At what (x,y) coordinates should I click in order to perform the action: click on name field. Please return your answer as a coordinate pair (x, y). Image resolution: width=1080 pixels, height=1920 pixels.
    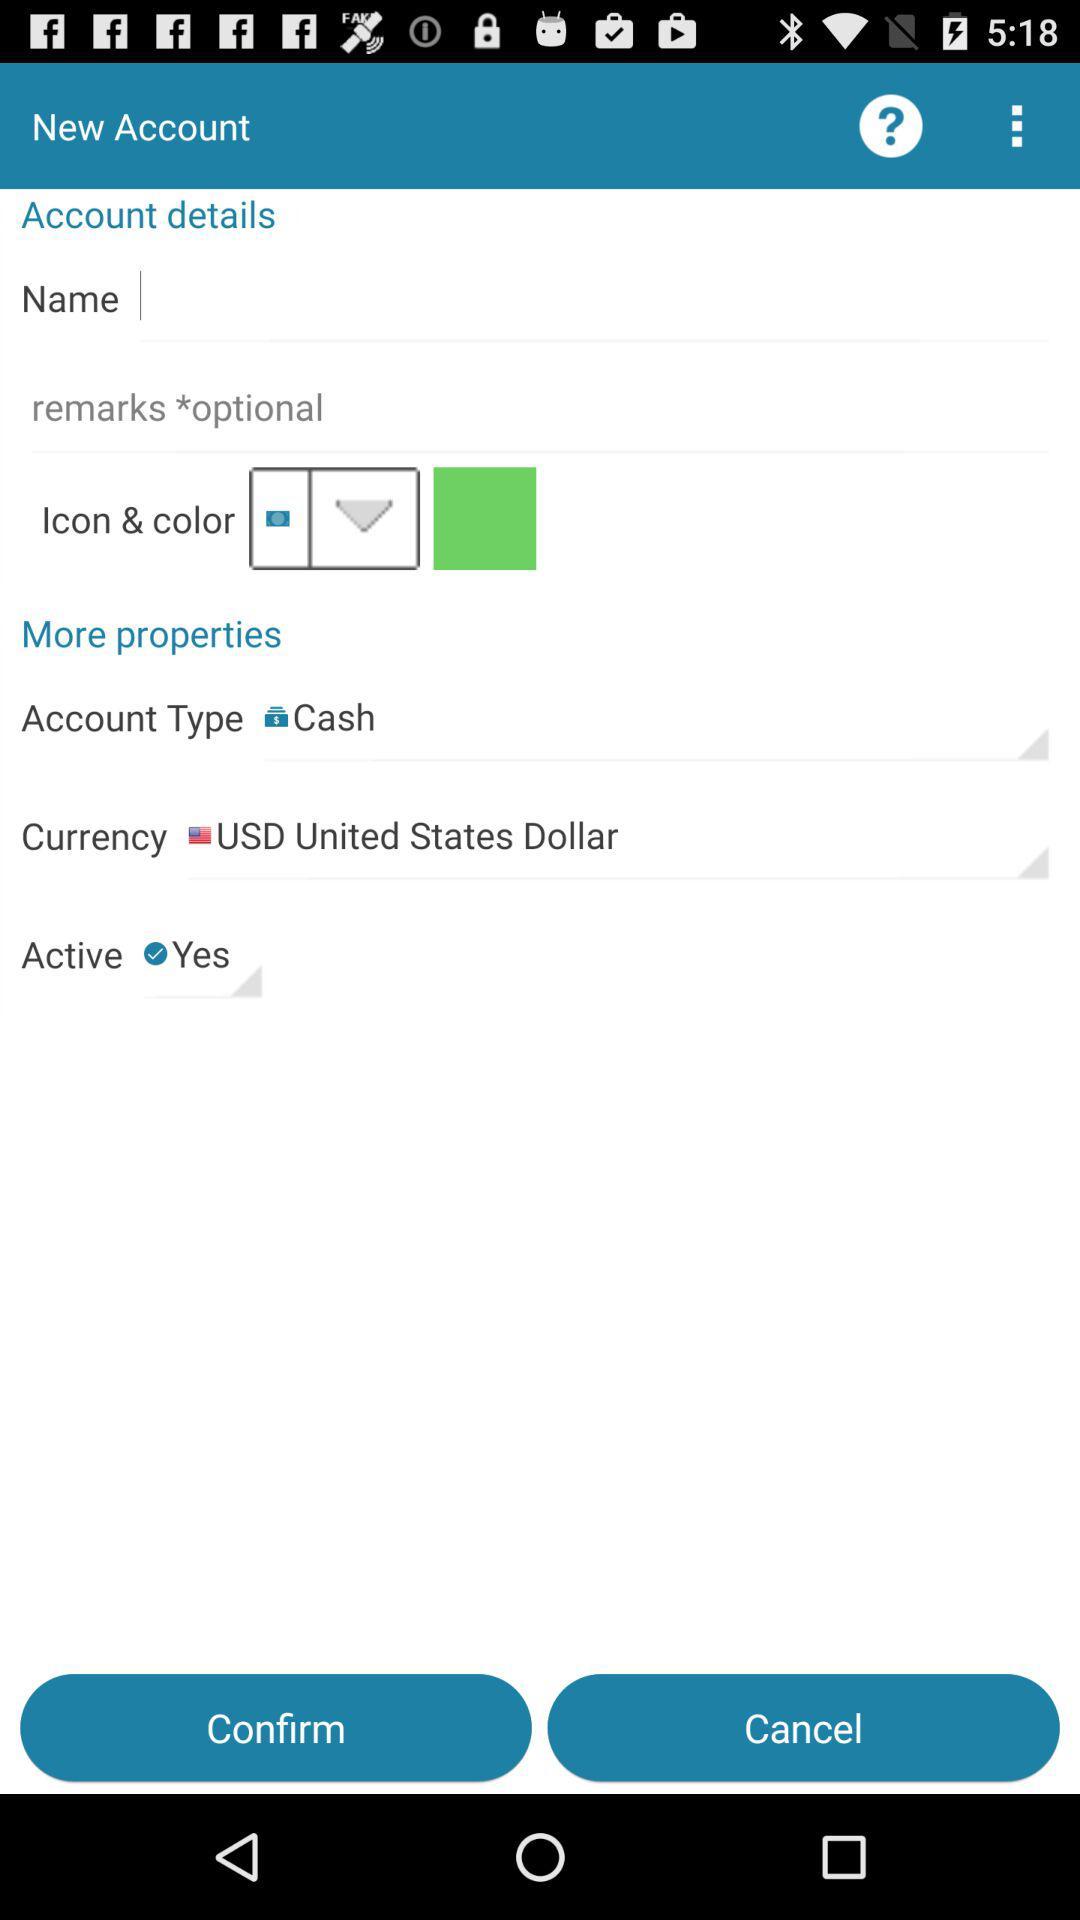
    Looking at the image, I should click on (593, 296).